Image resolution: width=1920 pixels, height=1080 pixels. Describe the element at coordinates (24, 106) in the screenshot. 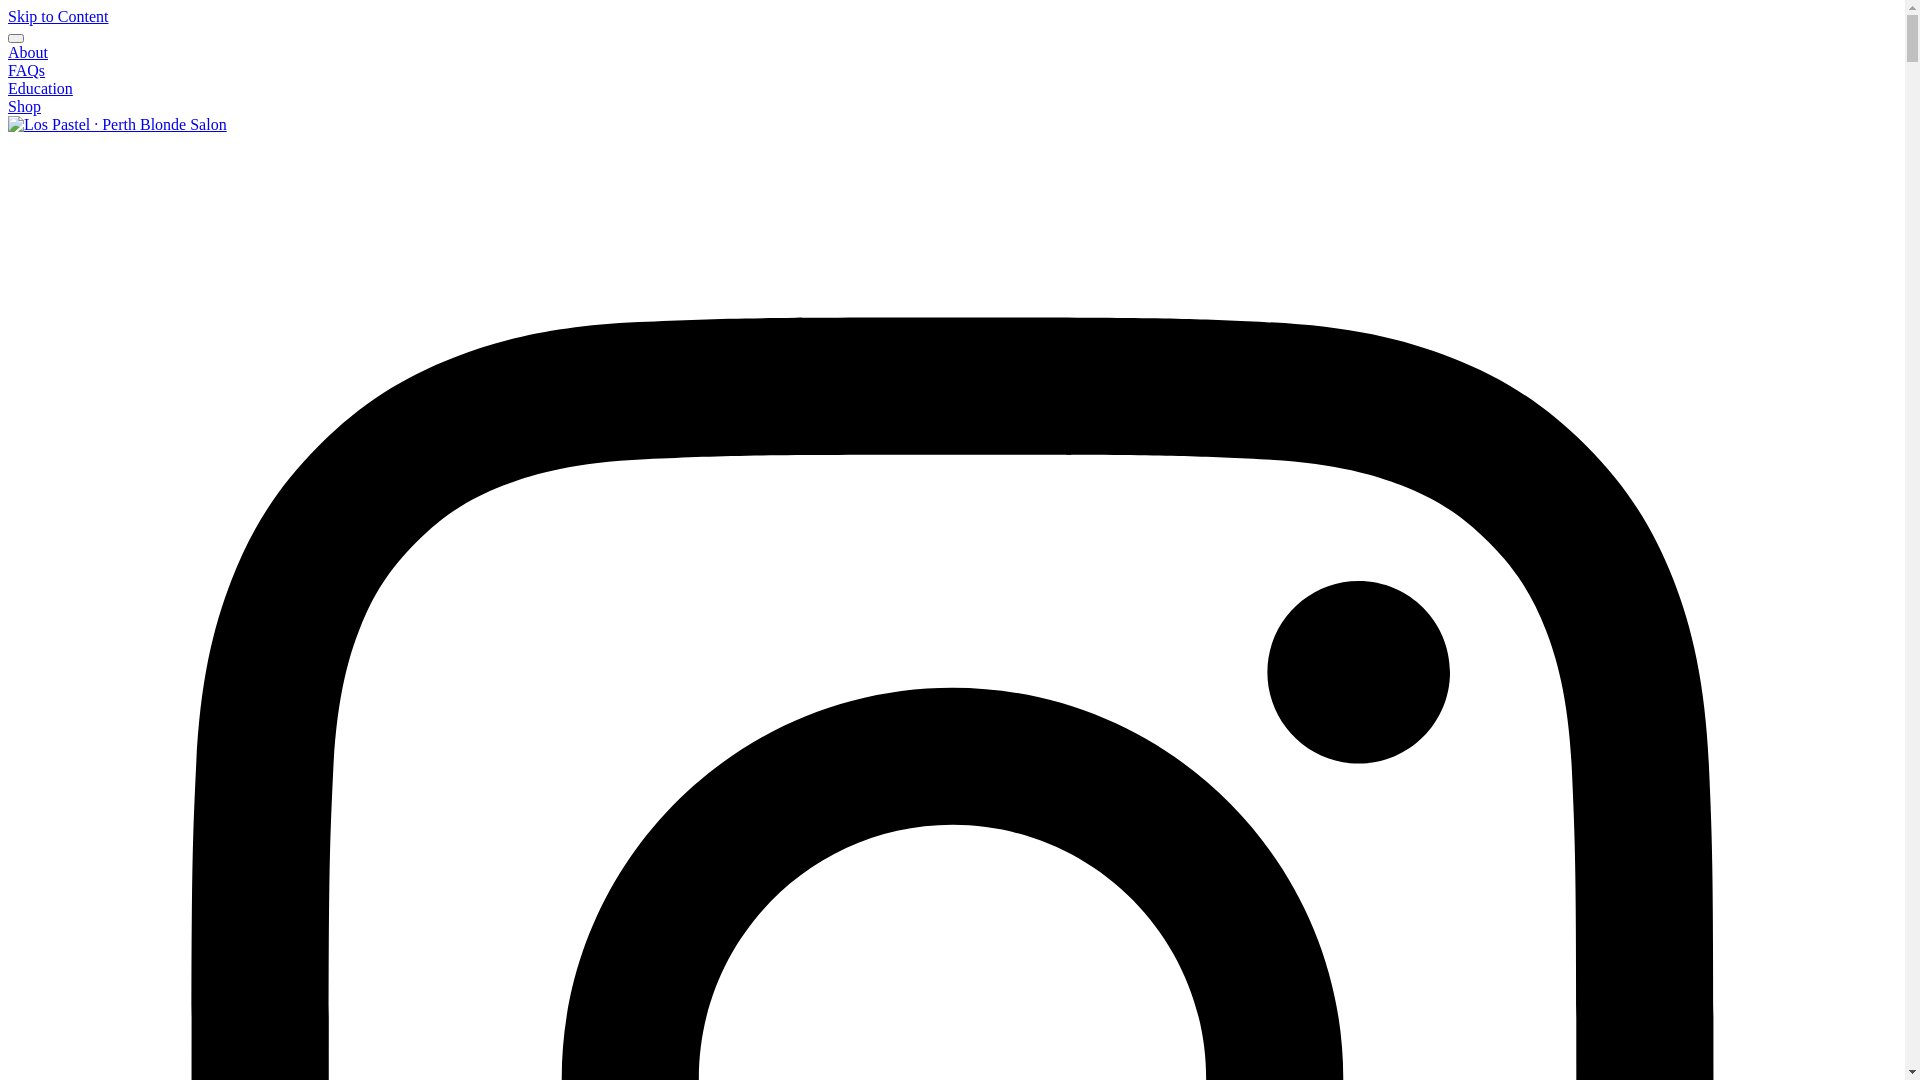

I see `'Shop'` at that location.